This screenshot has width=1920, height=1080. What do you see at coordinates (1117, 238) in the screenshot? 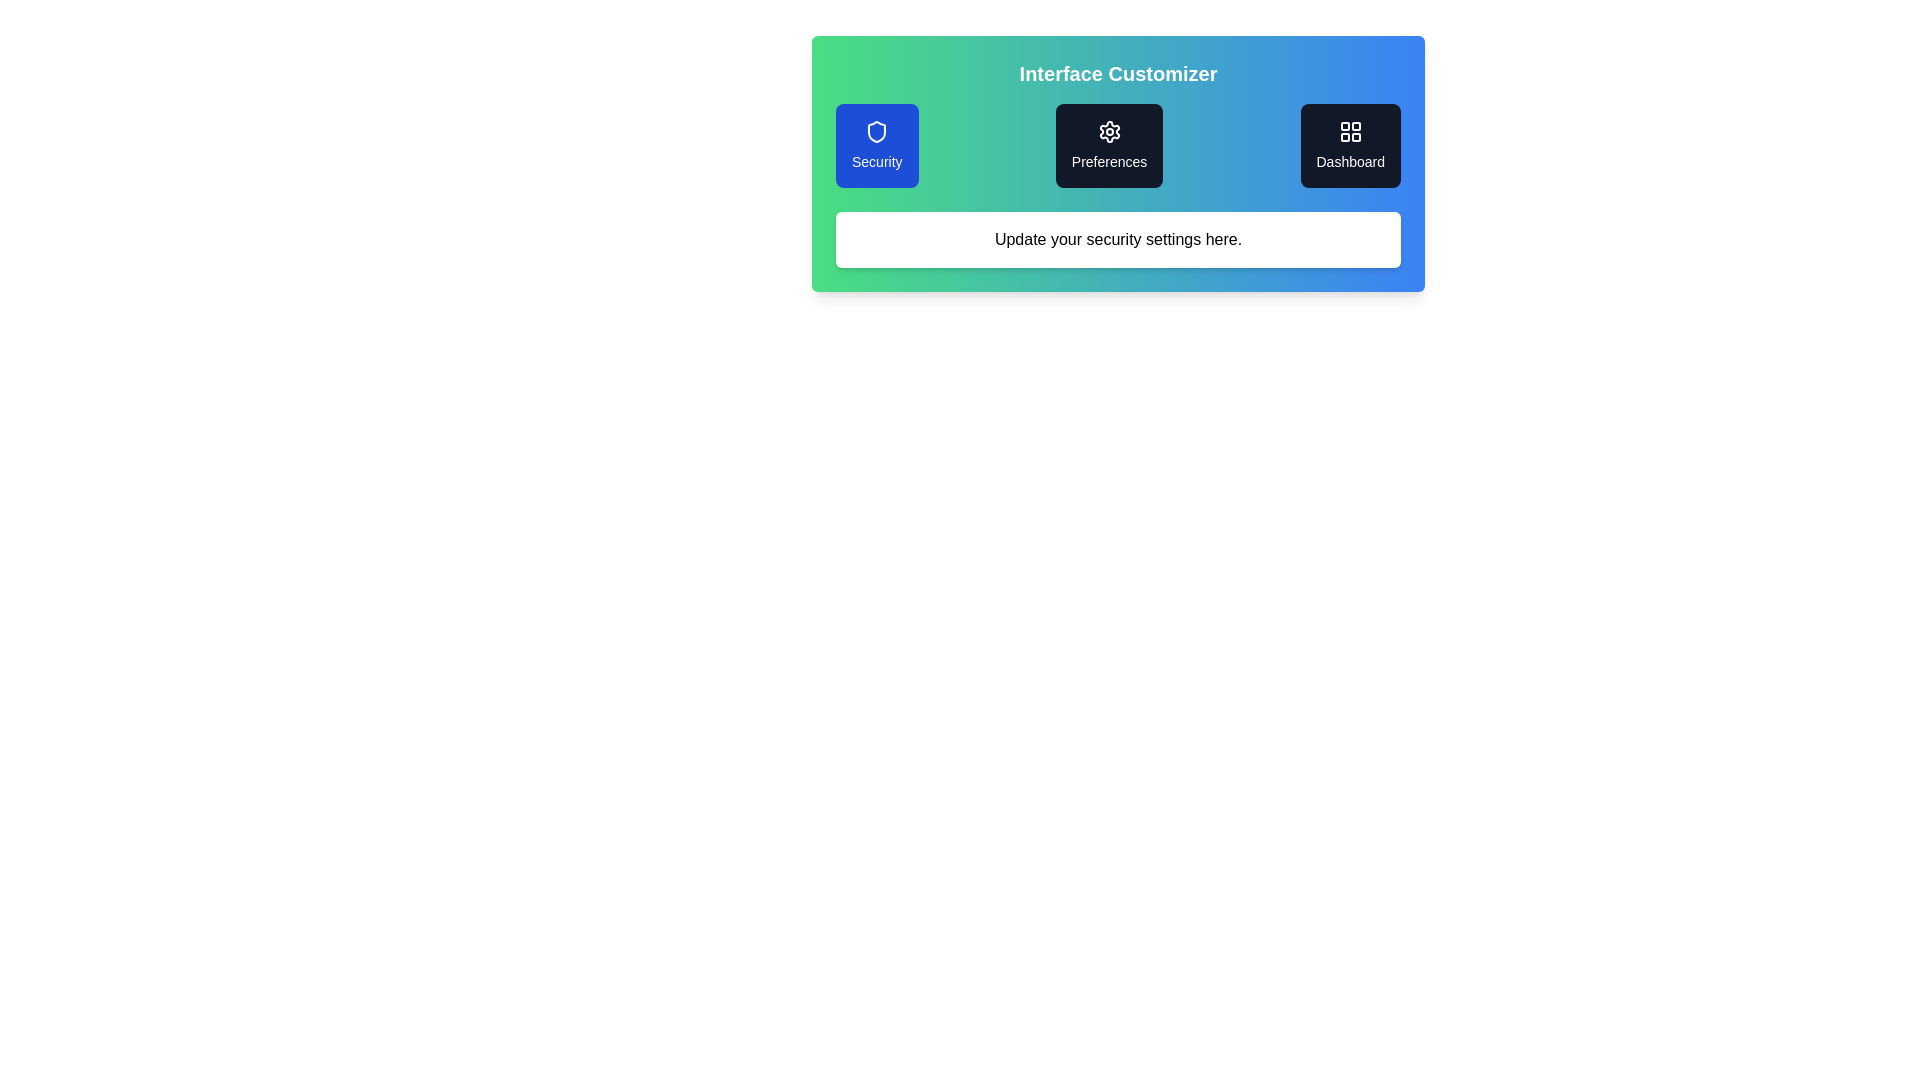
I see `the static text element that reads 'Update your security settings here.' which is positioned below the buttons 'Security', 'Preferences', and 'Dashboard'` at bounding box center [1117, 238].